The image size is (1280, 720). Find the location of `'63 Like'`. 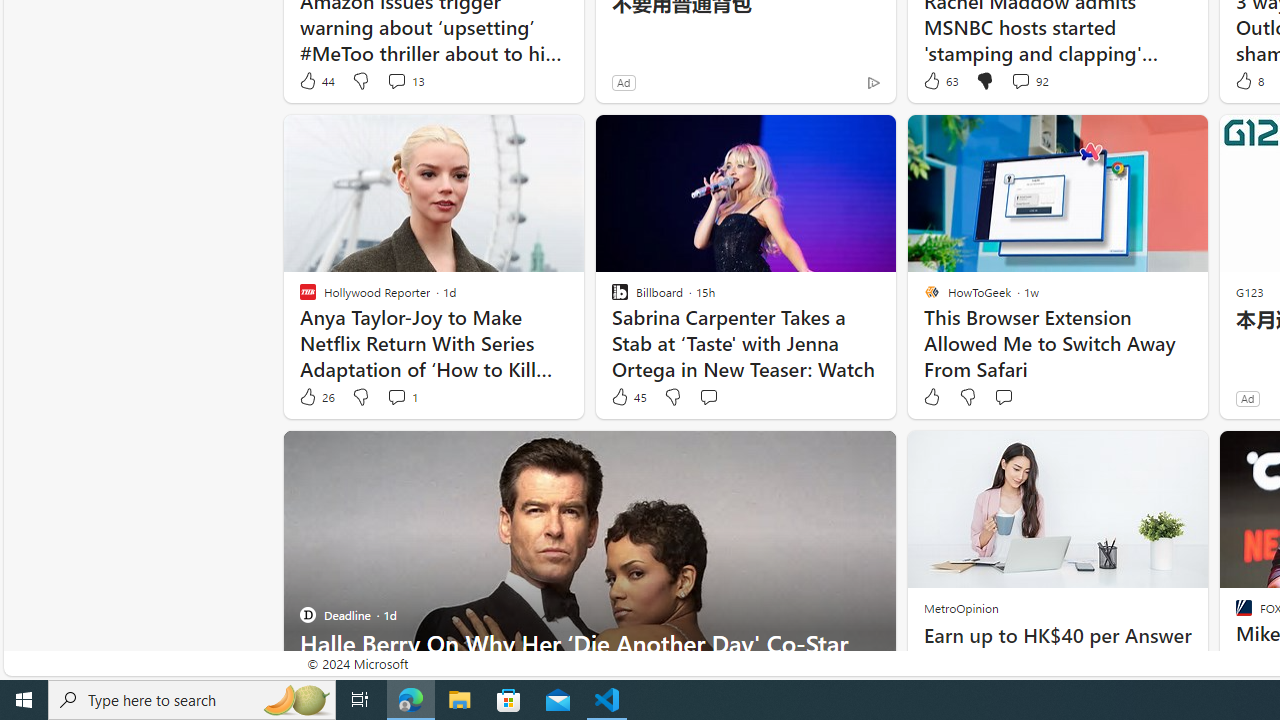

'63 Like' is located at coordinates (938, 80).